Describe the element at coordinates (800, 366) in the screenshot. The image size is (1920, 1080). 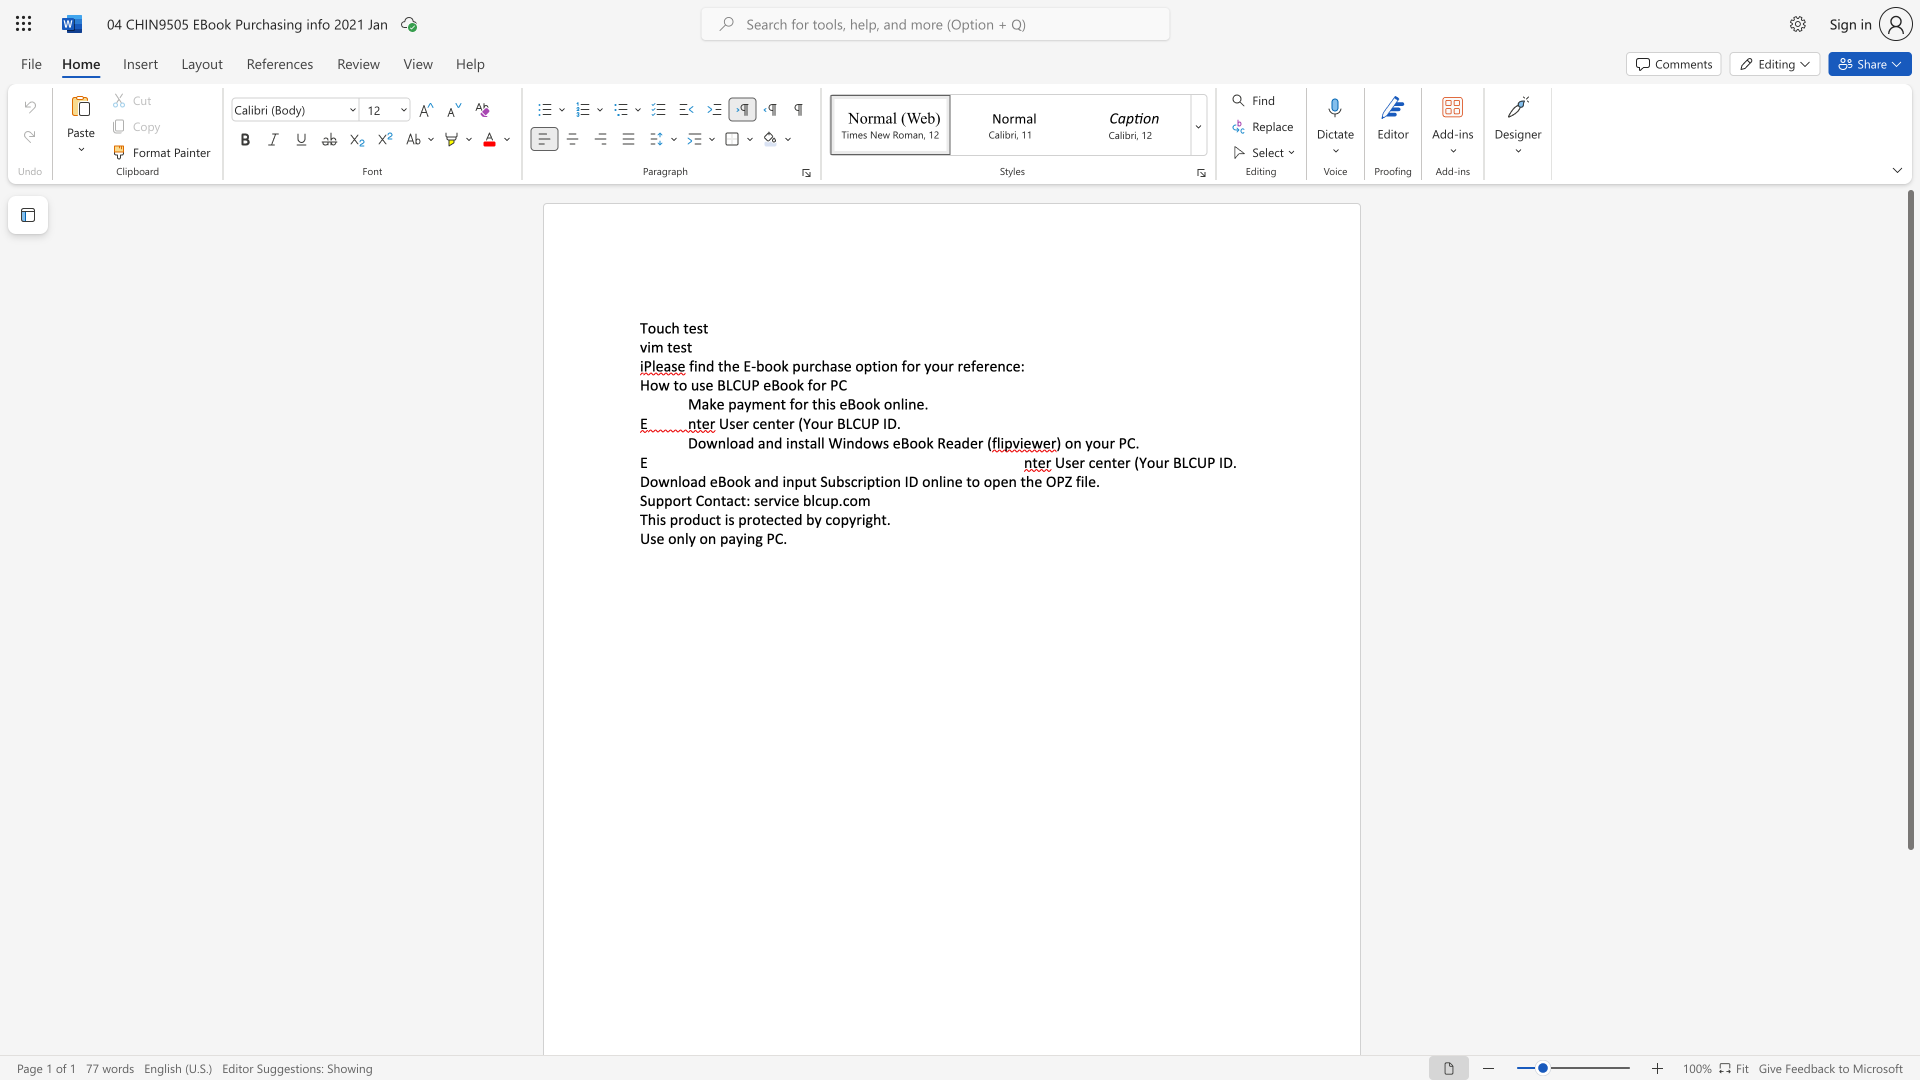
I see `the subset text "urchase" within the text "find the E-book purchase"` at that location.